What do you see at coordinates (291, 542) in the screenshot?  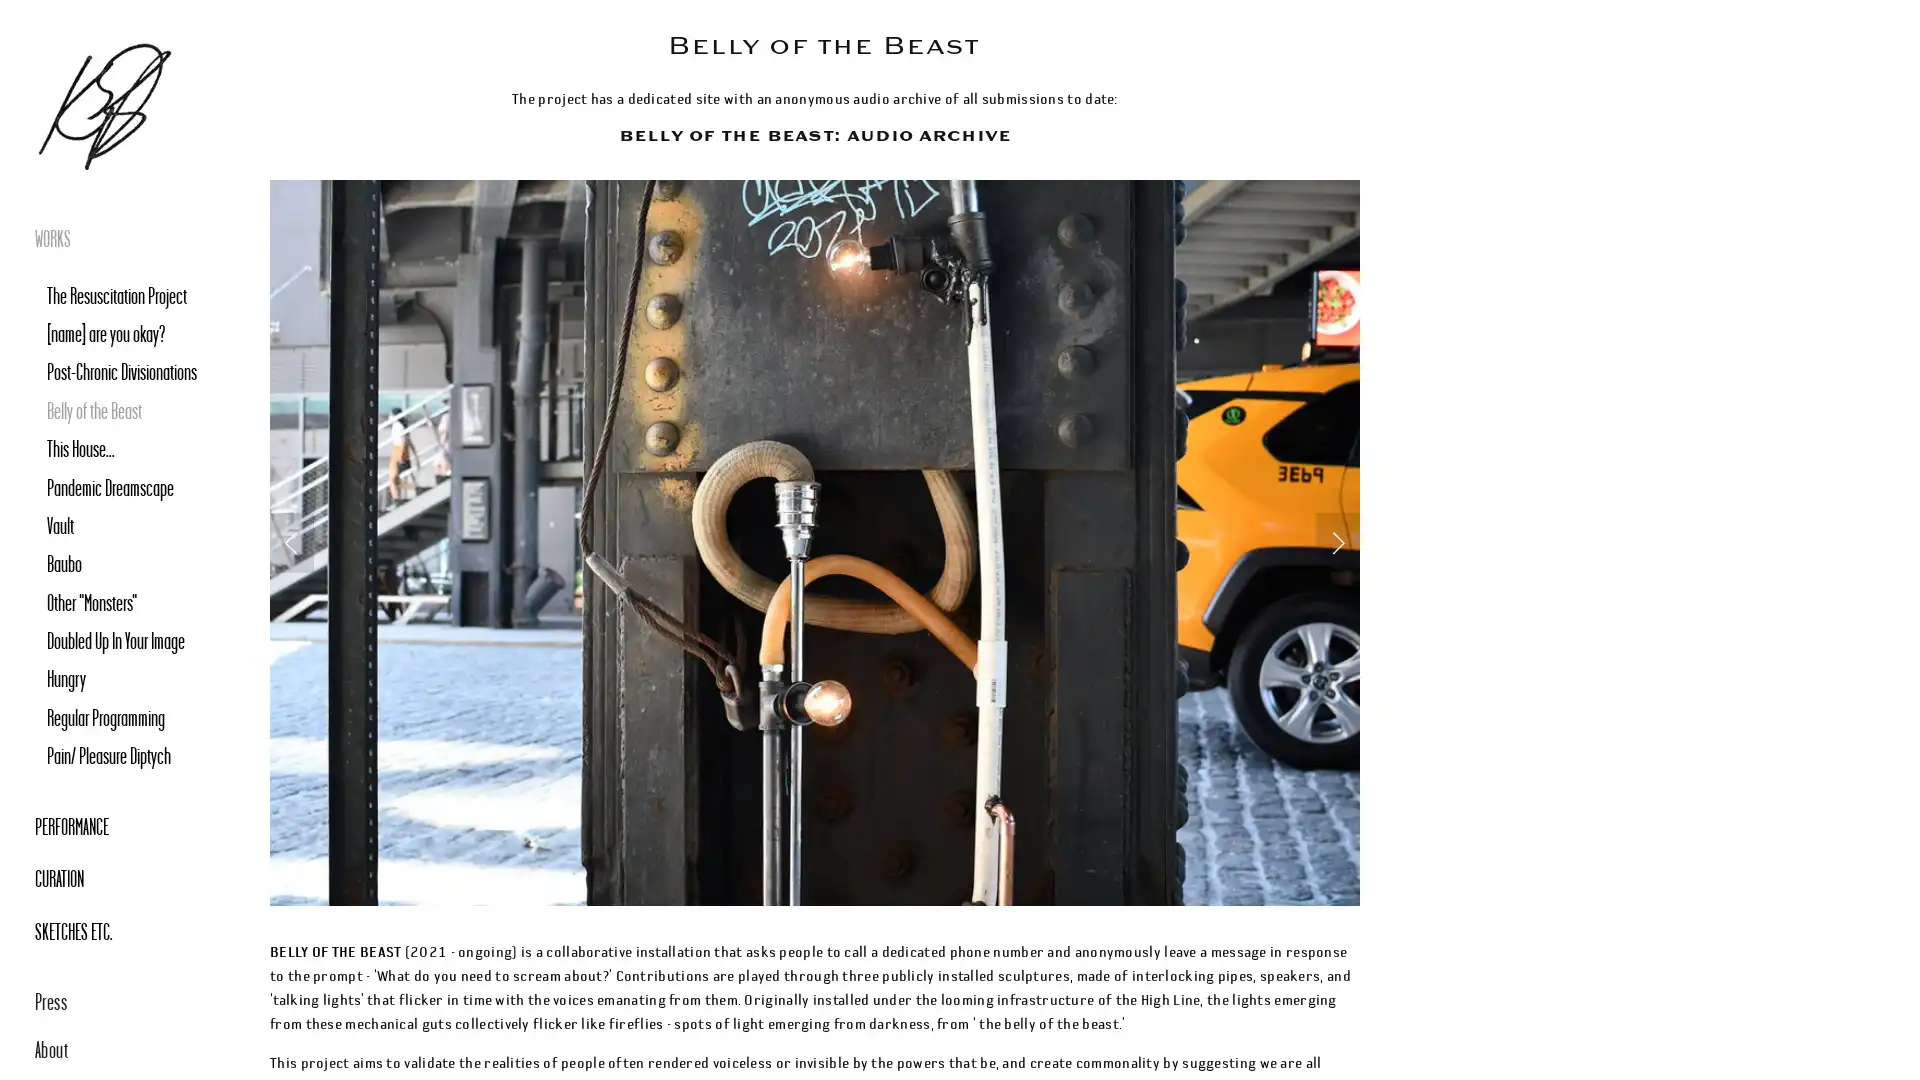 I see `Previous Slide` at bounding box center [291, 542].